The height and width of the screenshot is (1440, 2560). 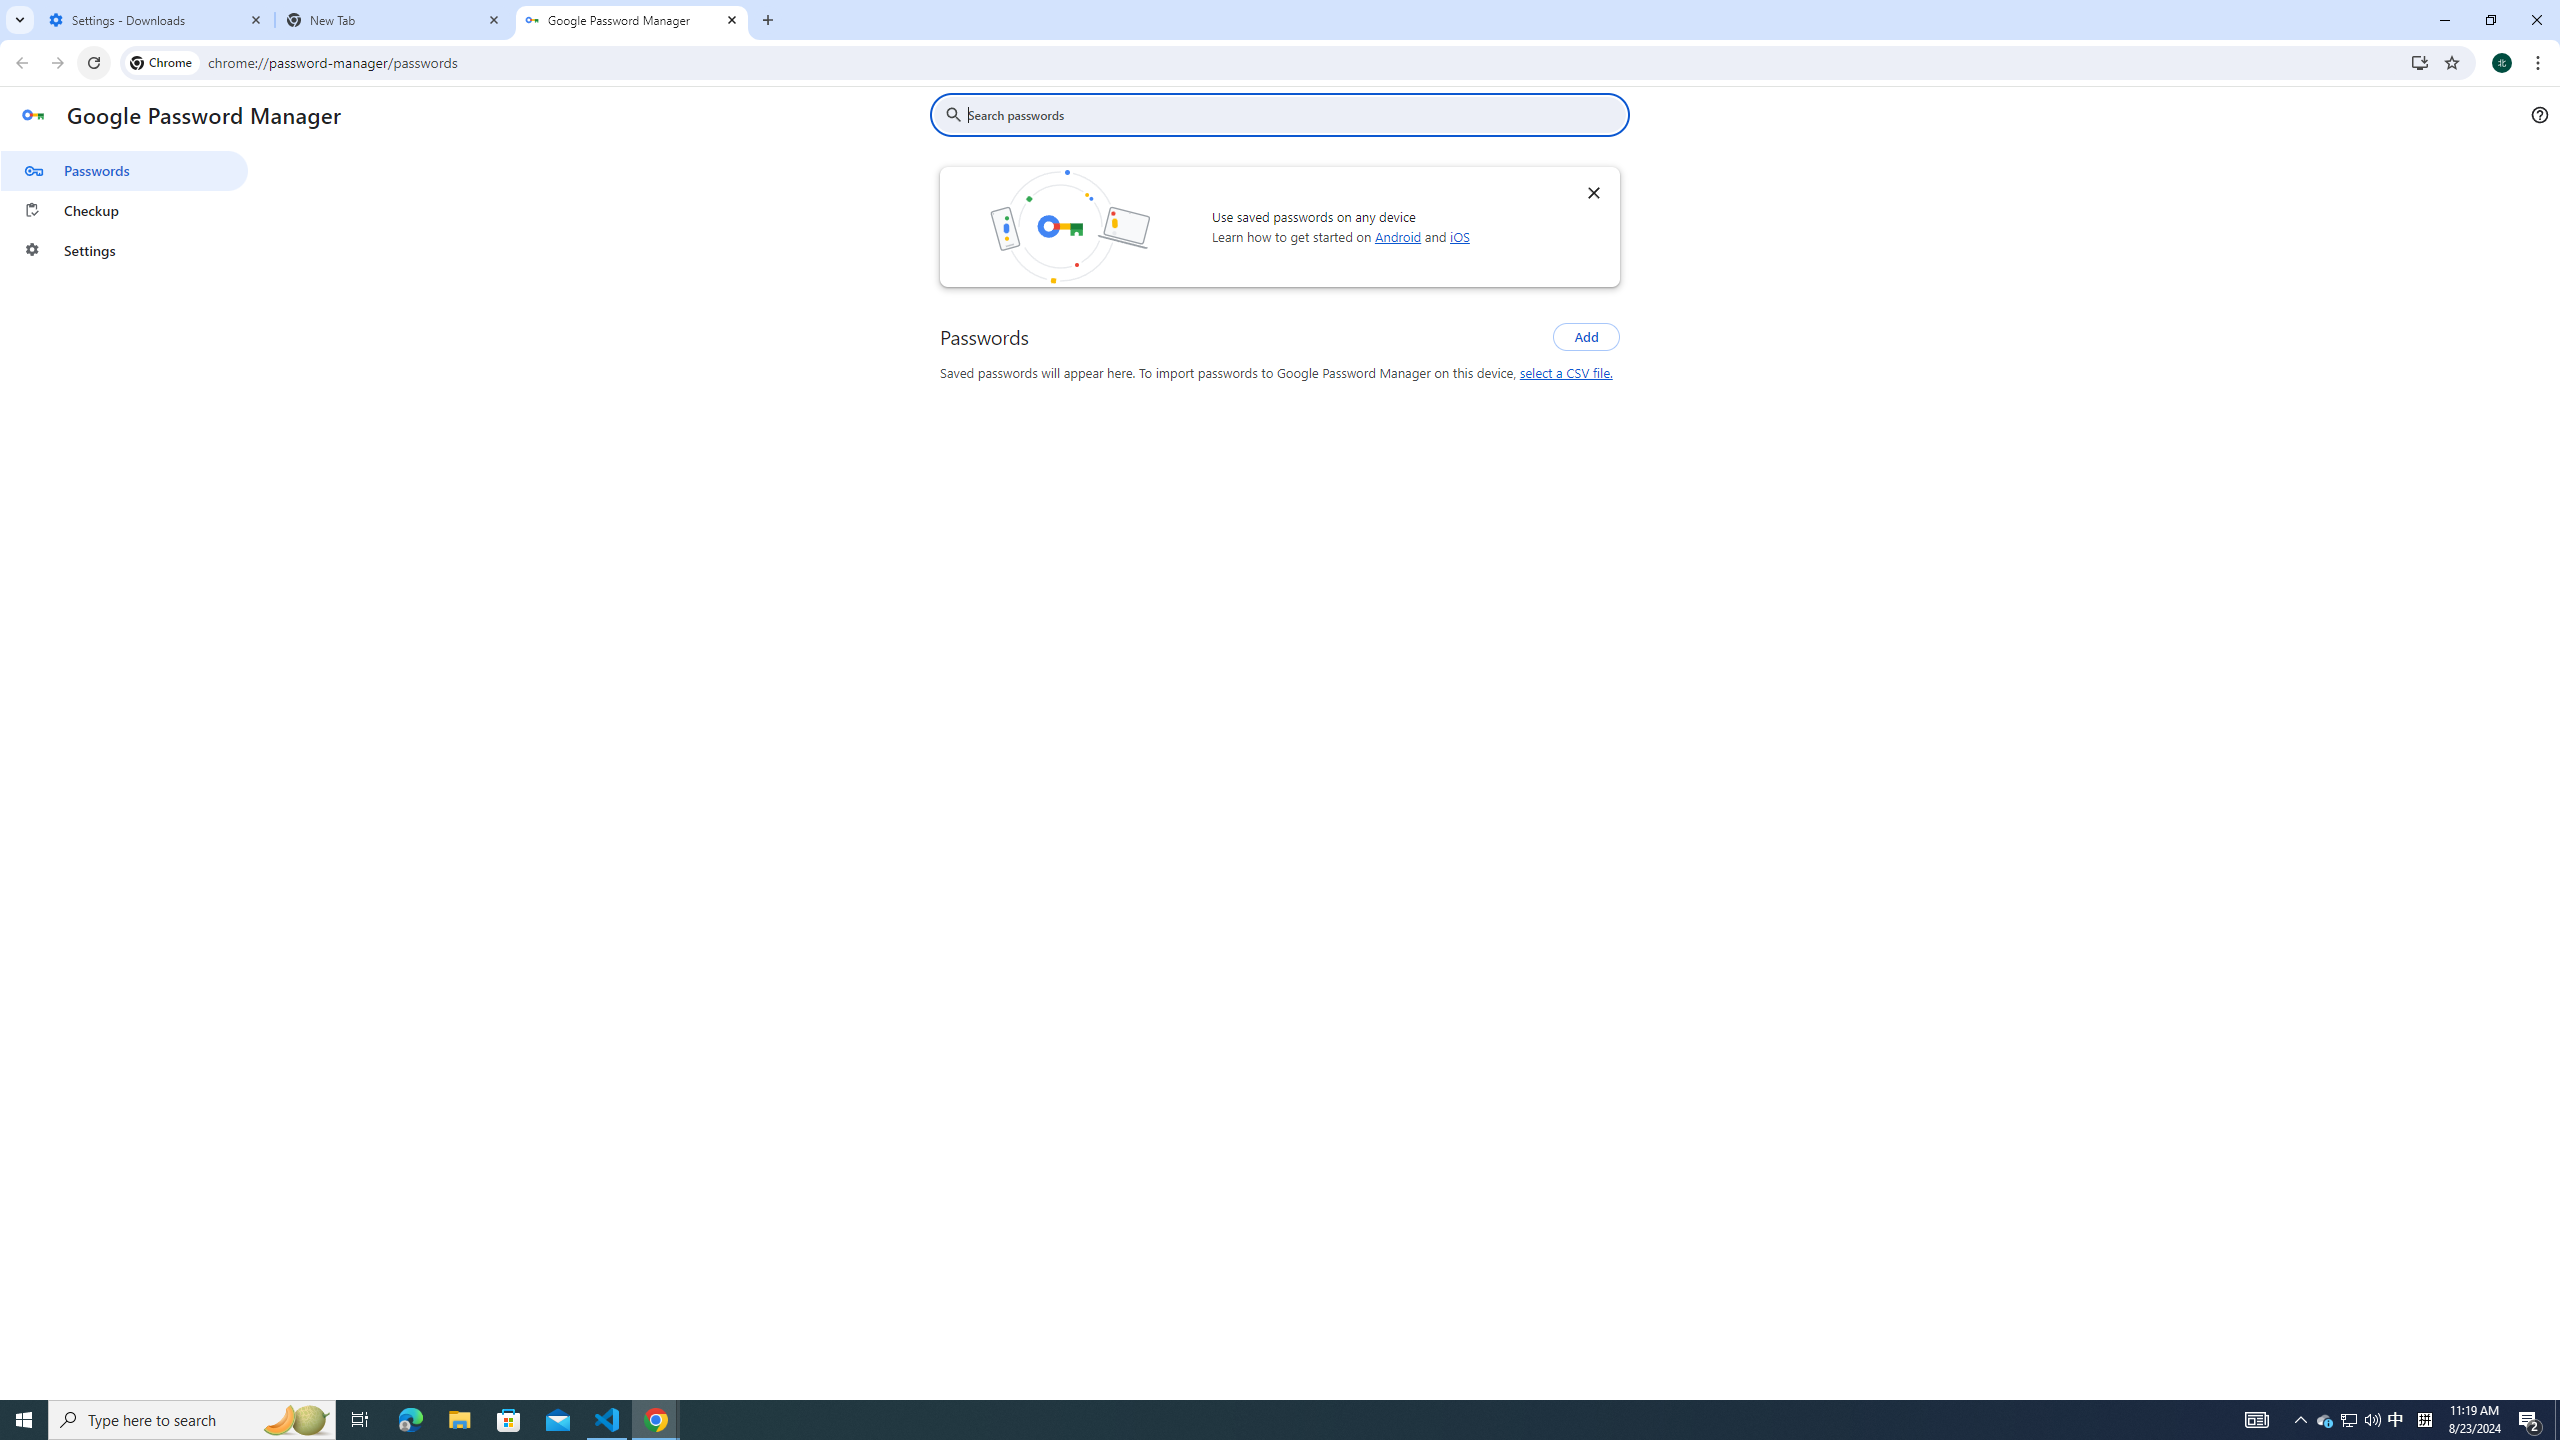 I want to click on 'Search passwords', so click(x=1293, y=114).